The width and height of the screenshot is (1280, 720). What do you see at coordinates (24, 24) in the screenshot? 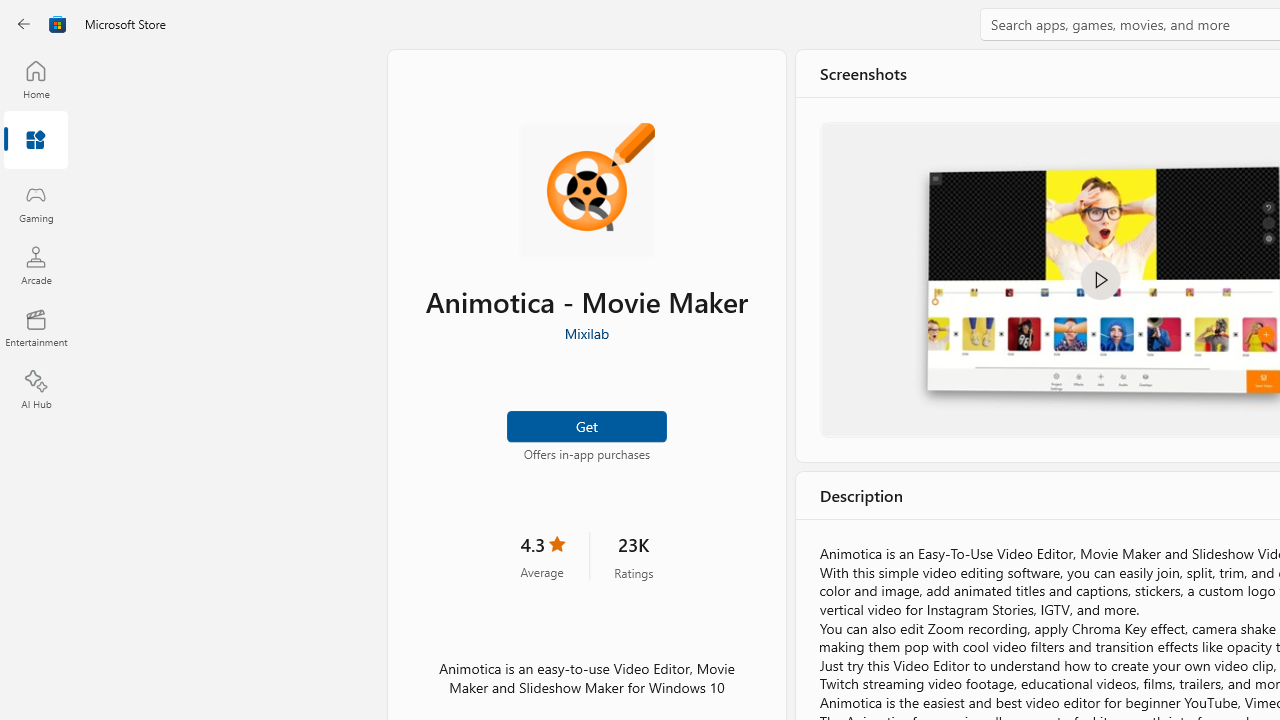
I see `'Back'` at bounding box center [24, 24].